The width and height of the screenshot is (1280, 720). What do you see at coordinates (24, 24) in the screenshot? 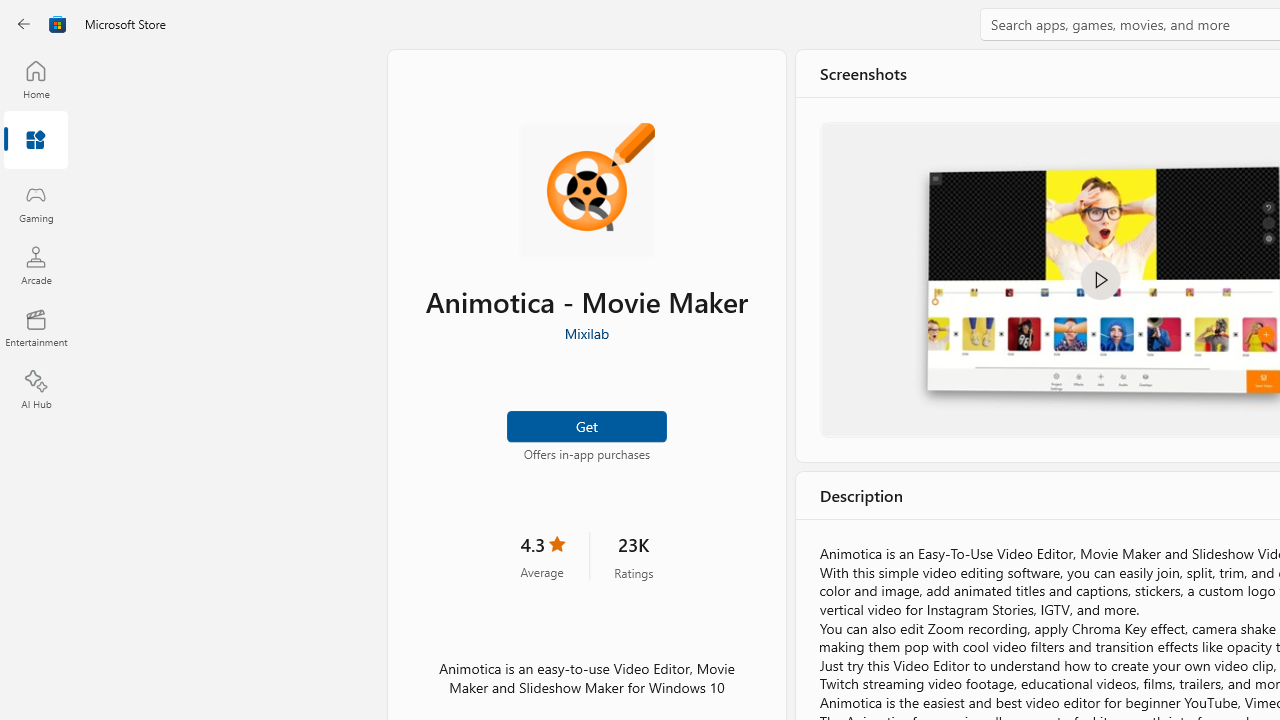
I see `'Back'` at bounding box center [24, 24].